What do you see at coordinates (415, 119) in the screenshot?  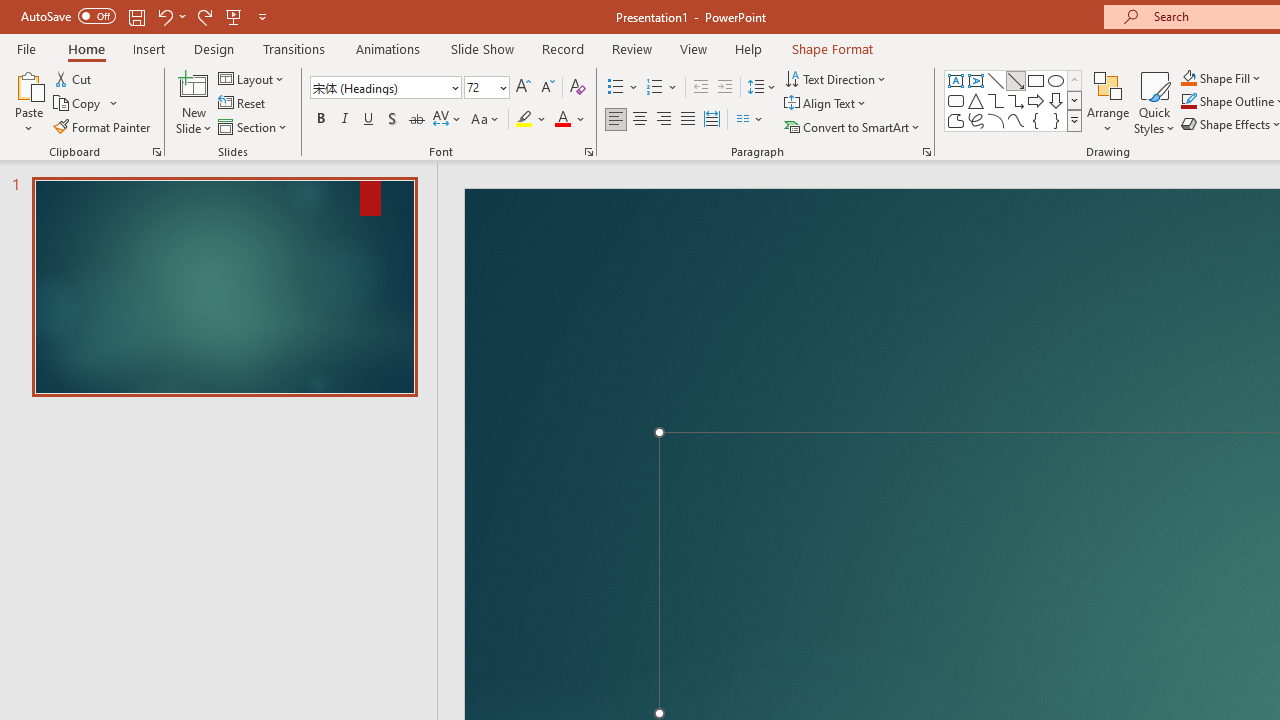 I see `'Strikethrough'` at bounding box center [415, 119].